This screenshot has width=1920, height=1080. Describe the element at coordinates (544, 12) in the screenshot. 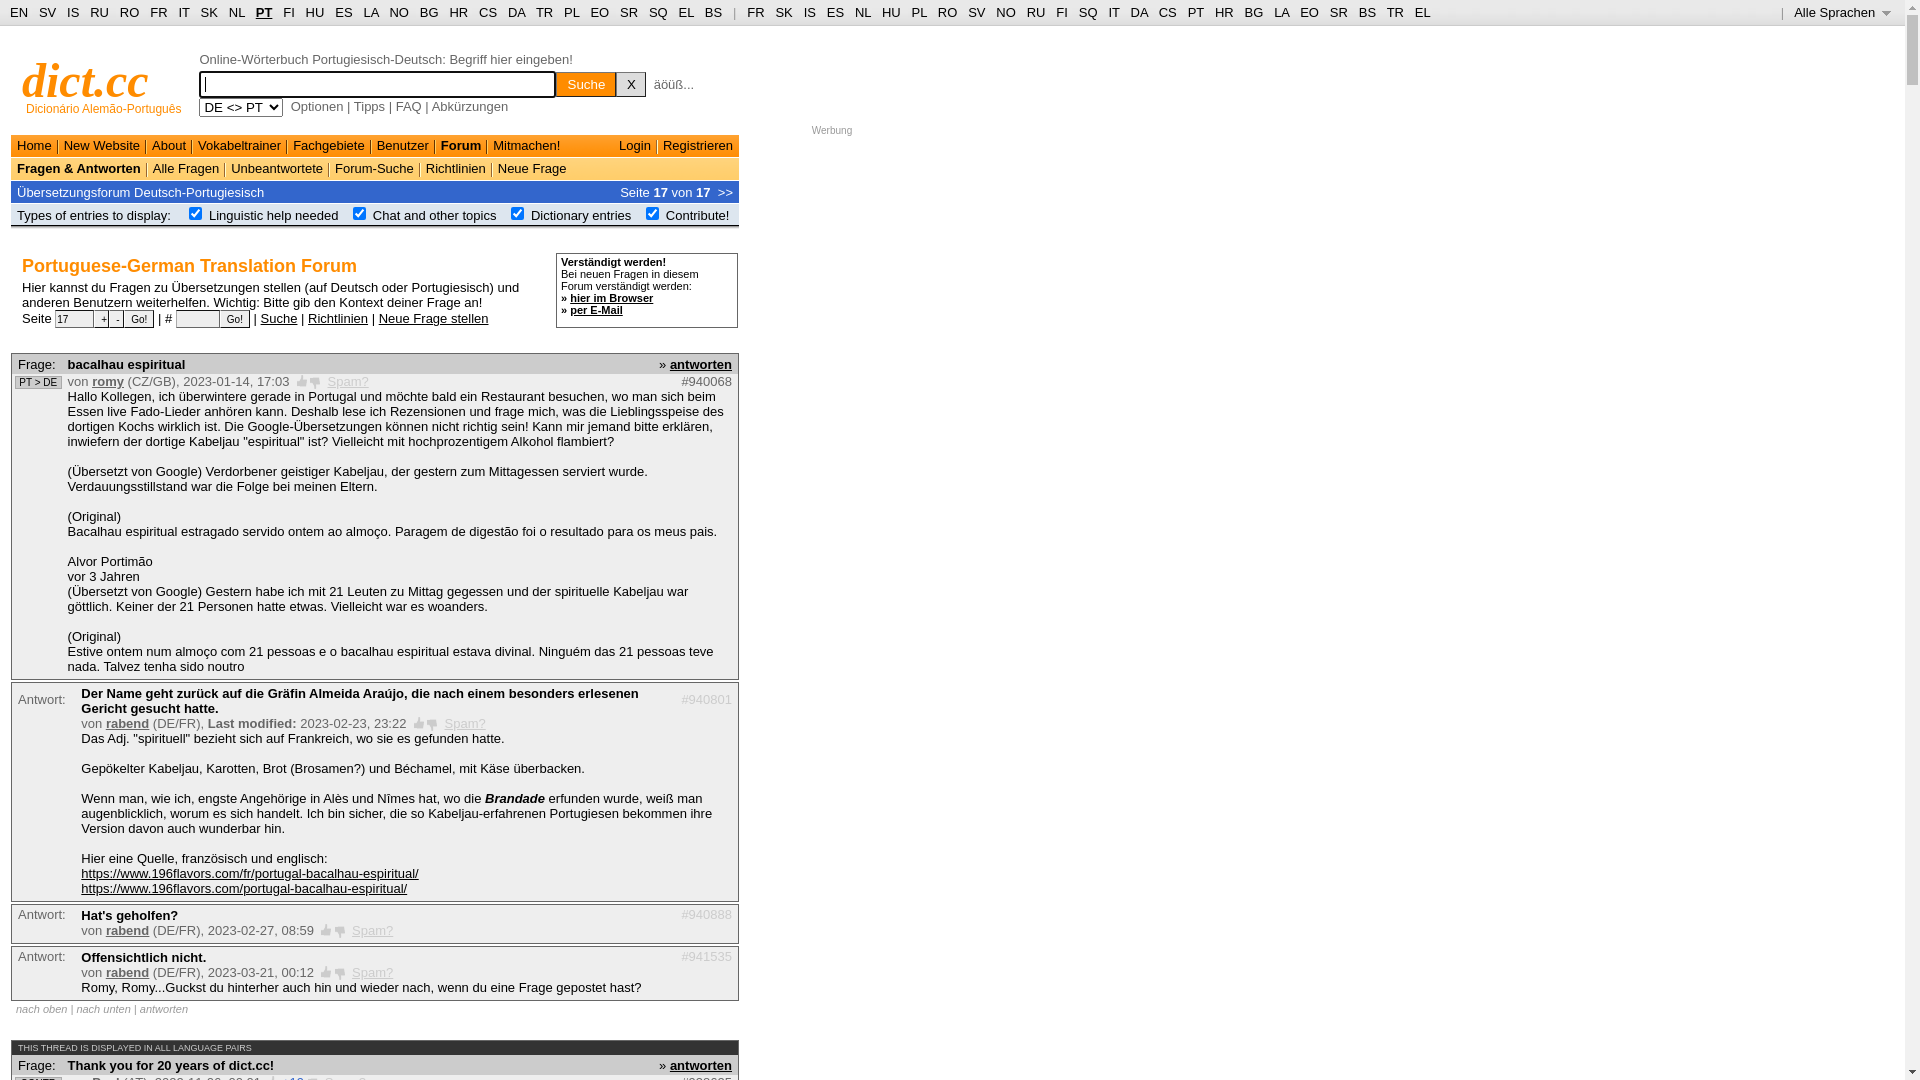

I see `'TR'` at that location.